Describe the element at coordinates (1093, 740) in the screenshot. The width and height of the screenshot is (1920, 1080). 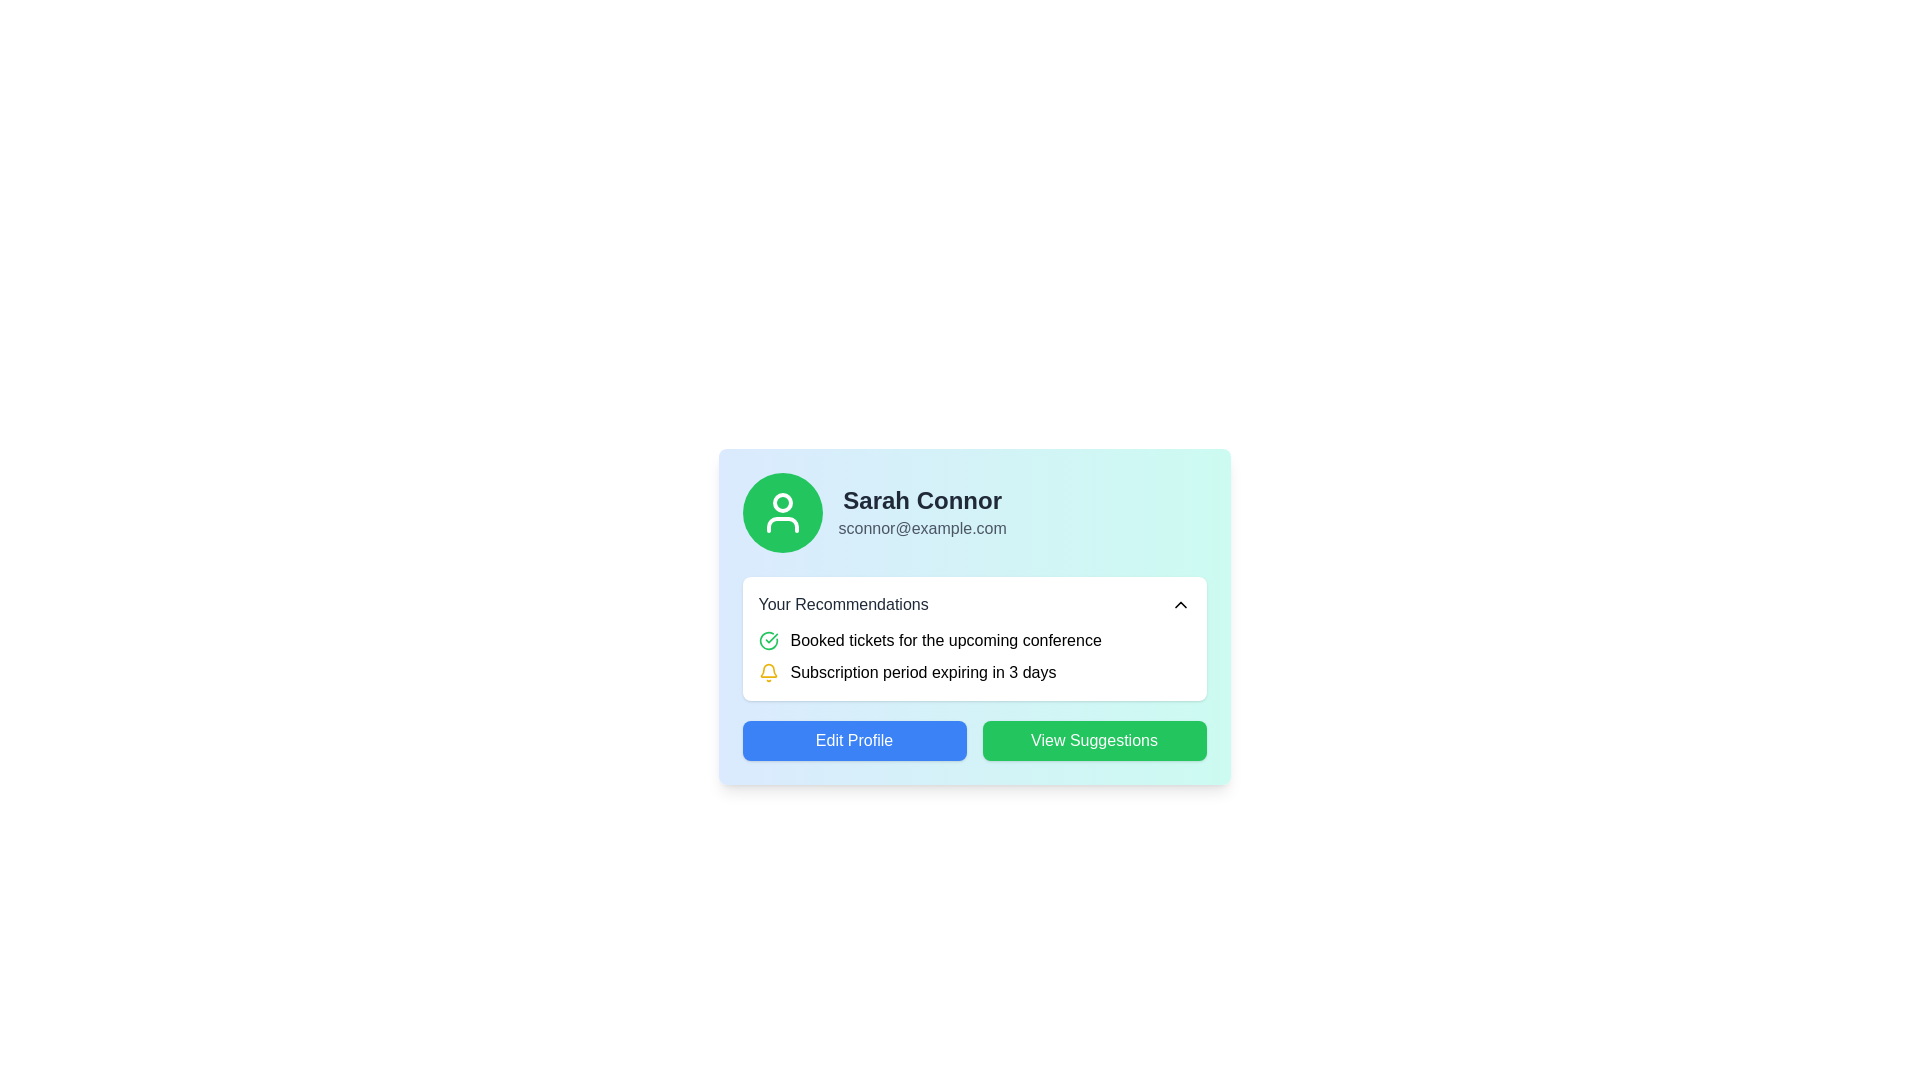
I see `the green 'View Suggestions' button with rounded corners to observe its hover effects` at that location.